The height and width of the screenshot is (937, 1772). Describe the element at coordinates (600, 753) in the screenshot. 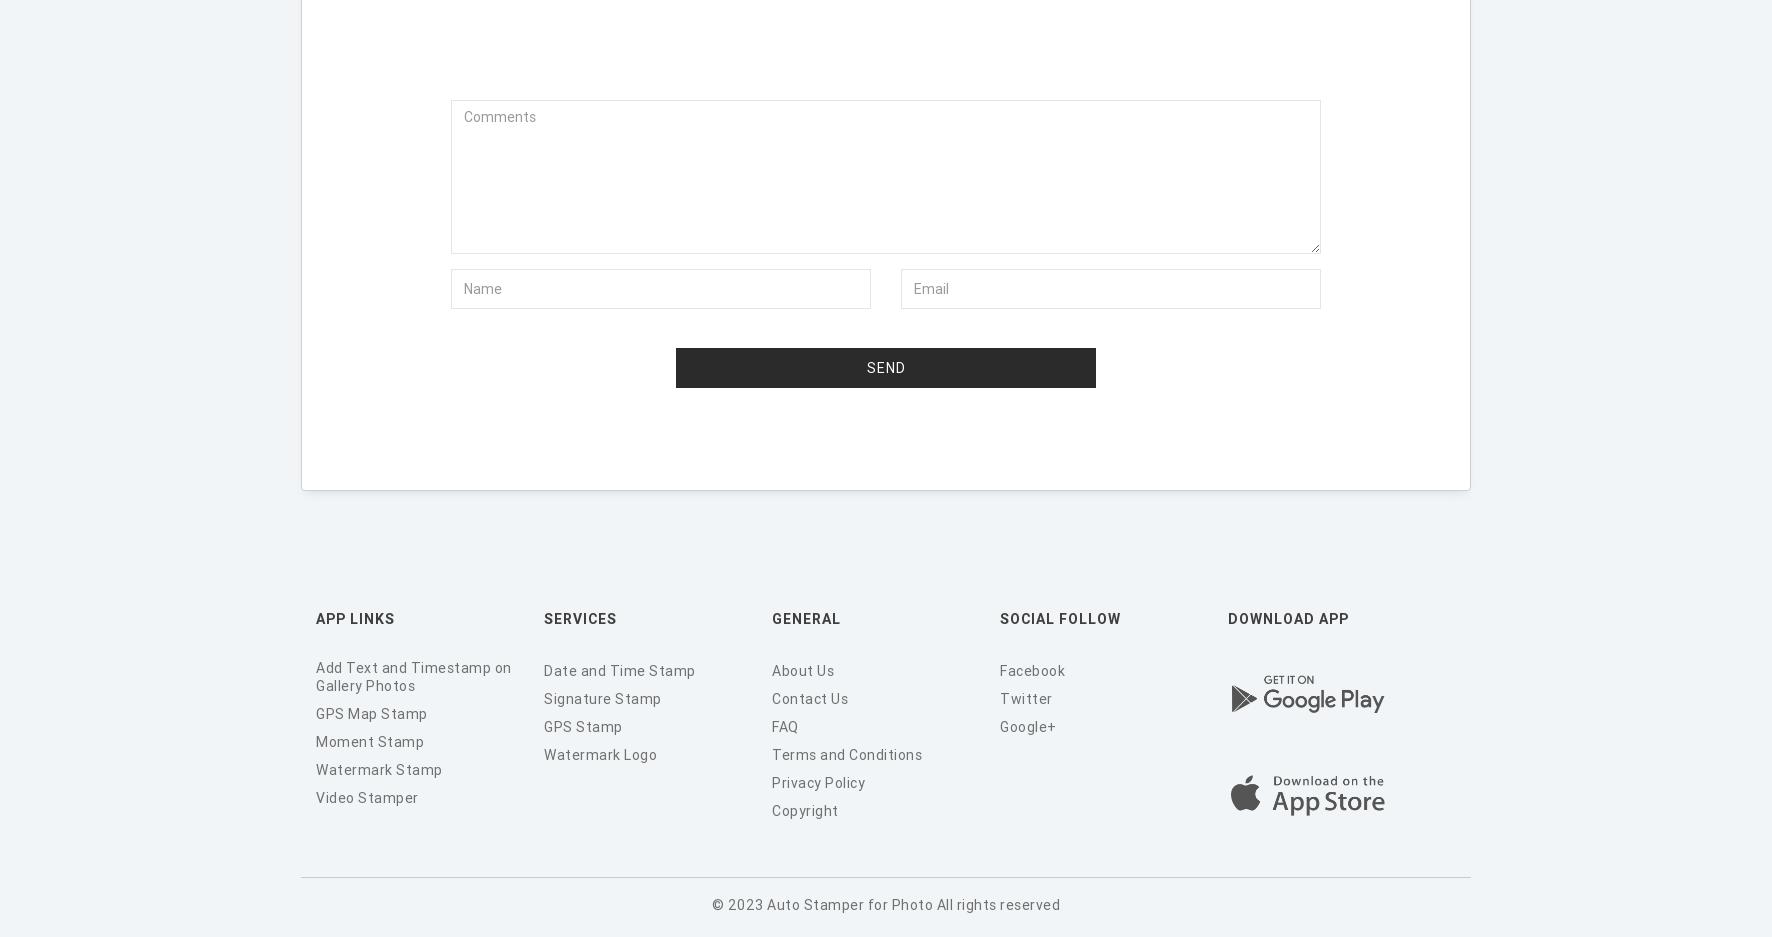

I see `'Watermark Logo'` at that location.